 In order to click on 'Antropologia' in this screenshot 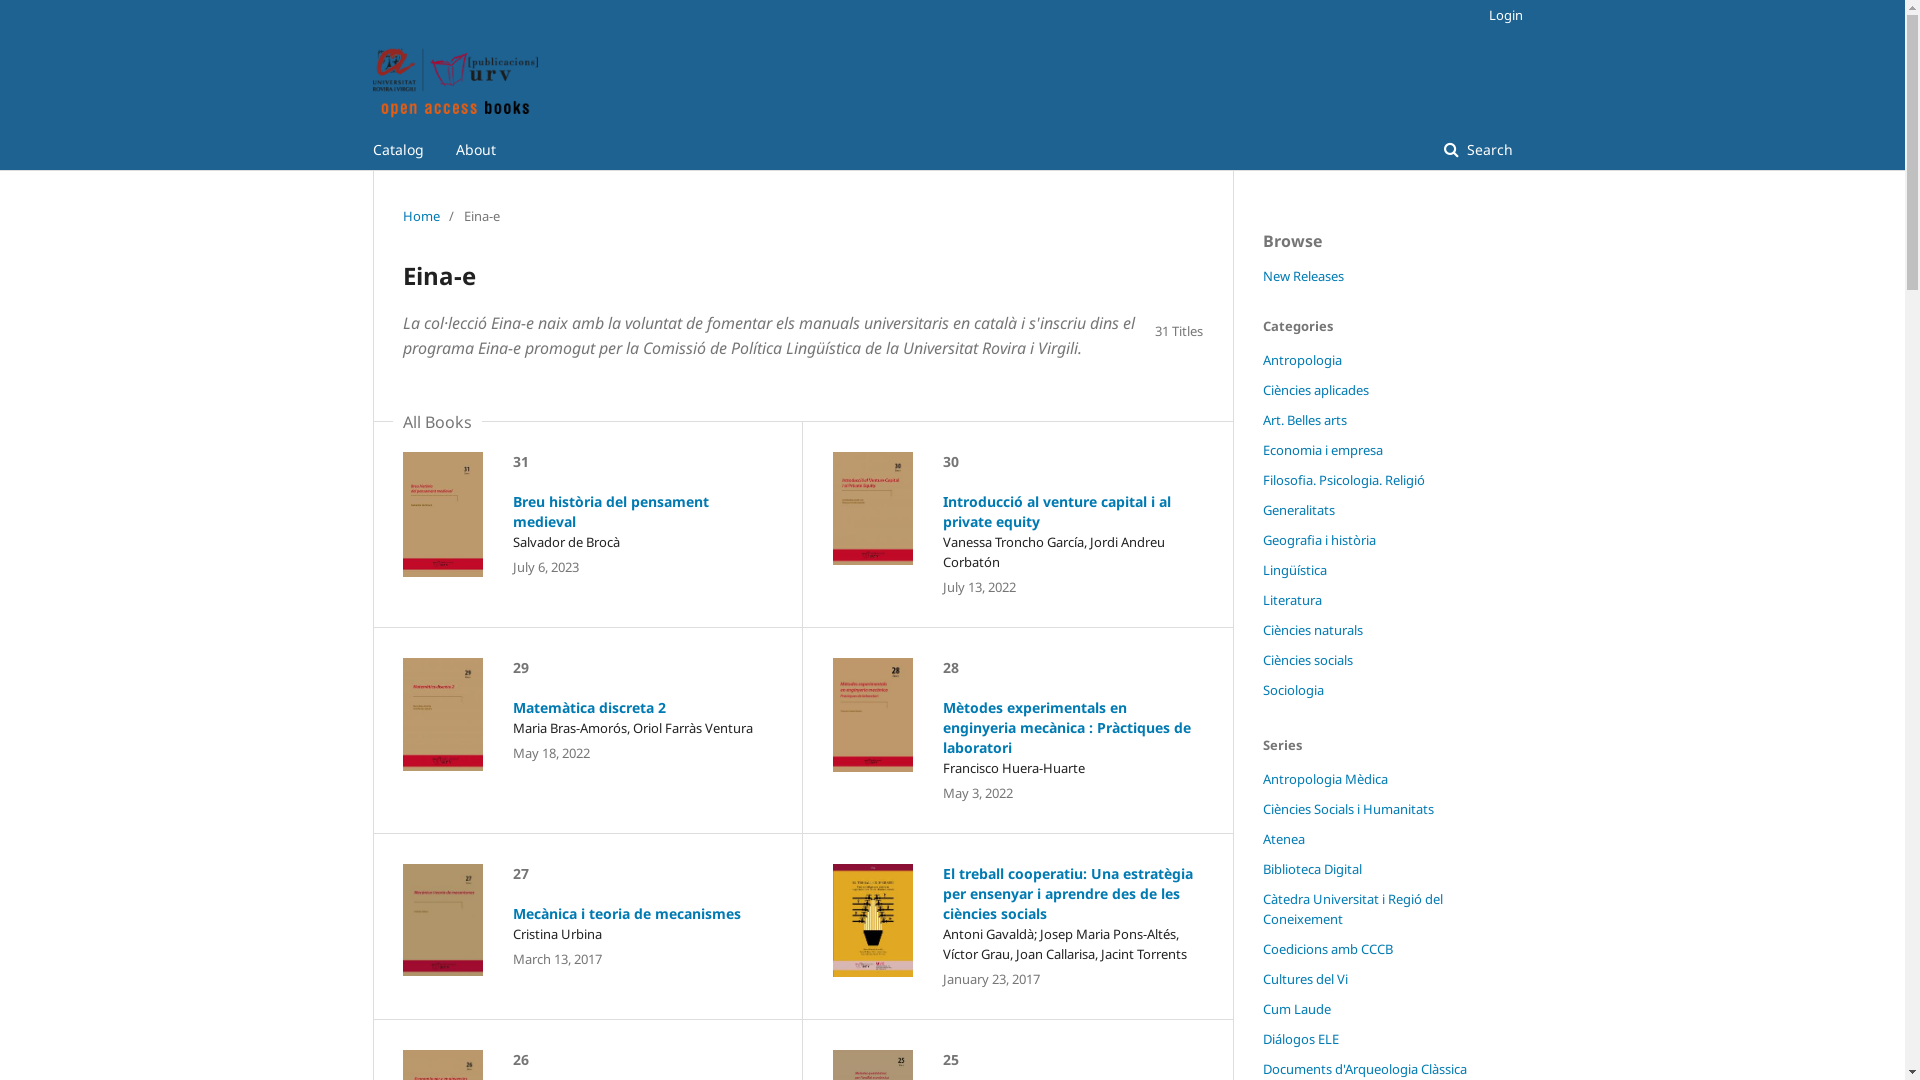, I will do `click(1301, 358)`.